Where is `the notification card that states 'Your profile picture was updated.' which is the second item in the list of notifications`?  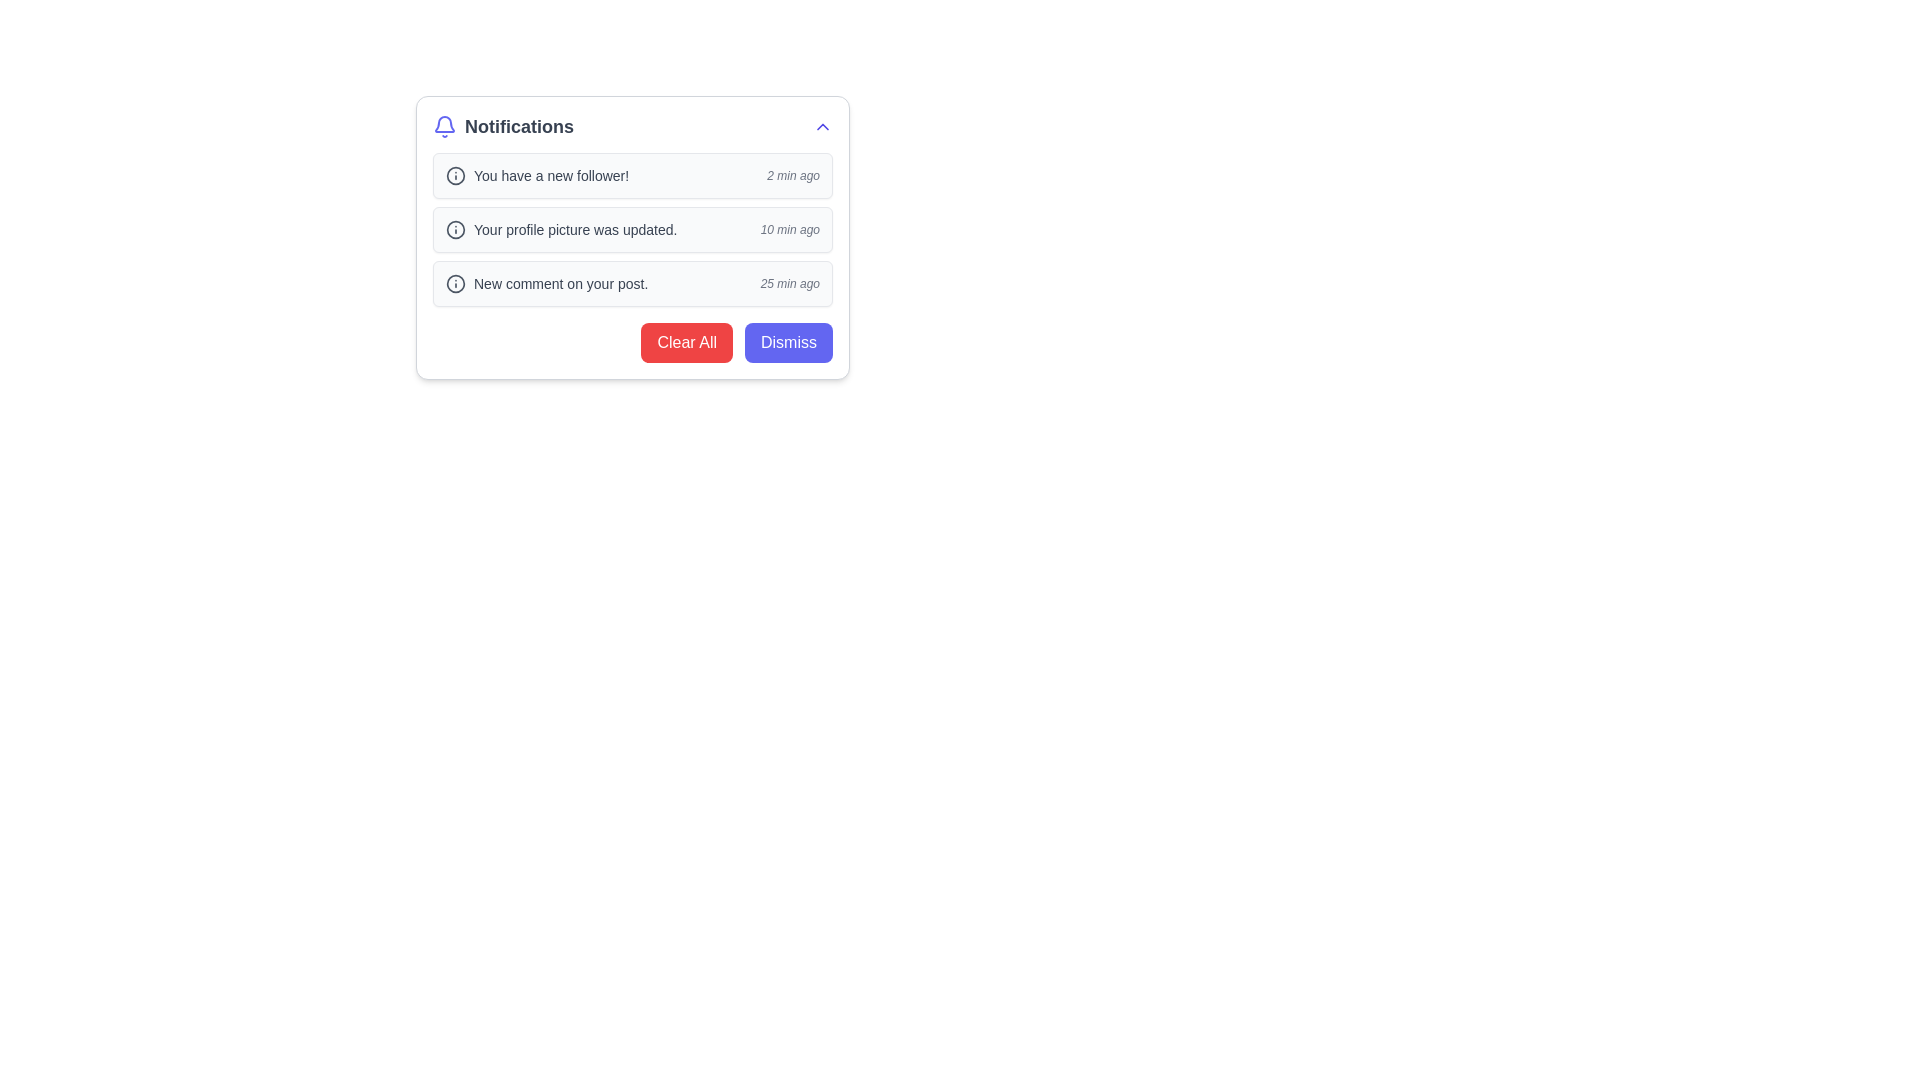 the notification card that states 'Your profile picture was updated.' which is the second item in the list of notifications is located at coordinates (632, 229).